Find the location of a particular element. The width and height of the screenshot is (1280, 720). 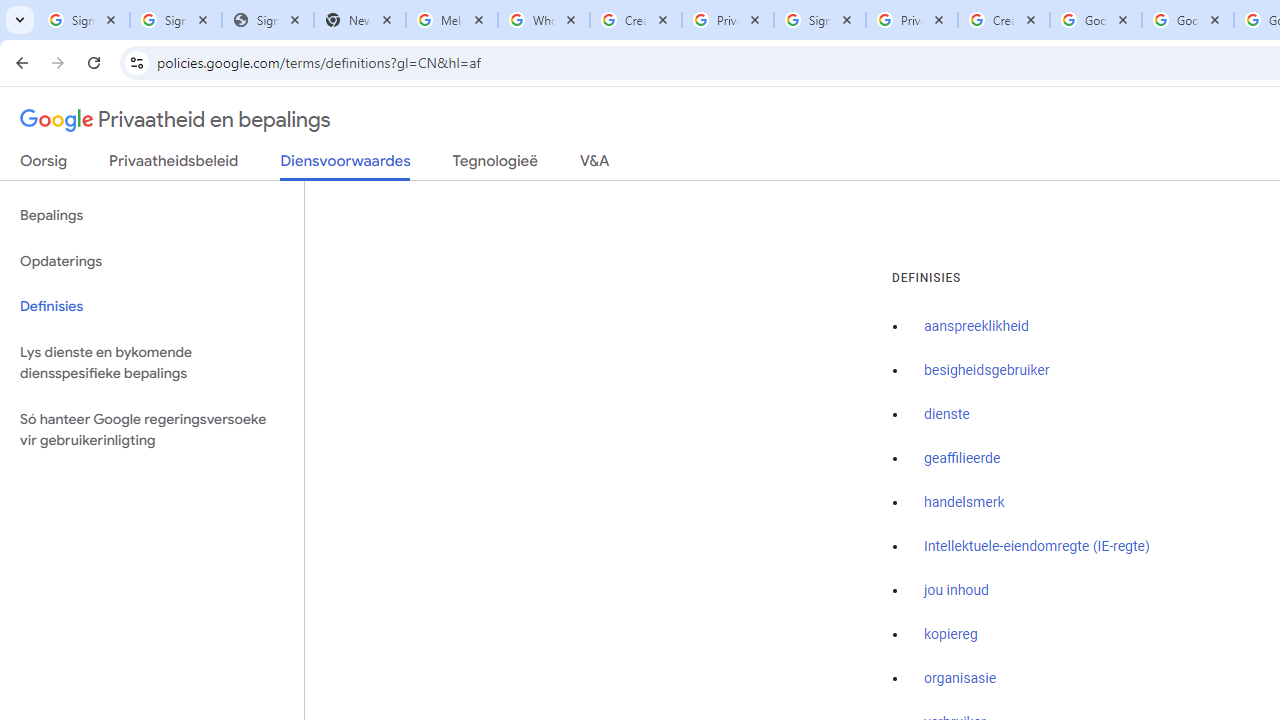

'Bepalings' is located at coordinates (151, 216).